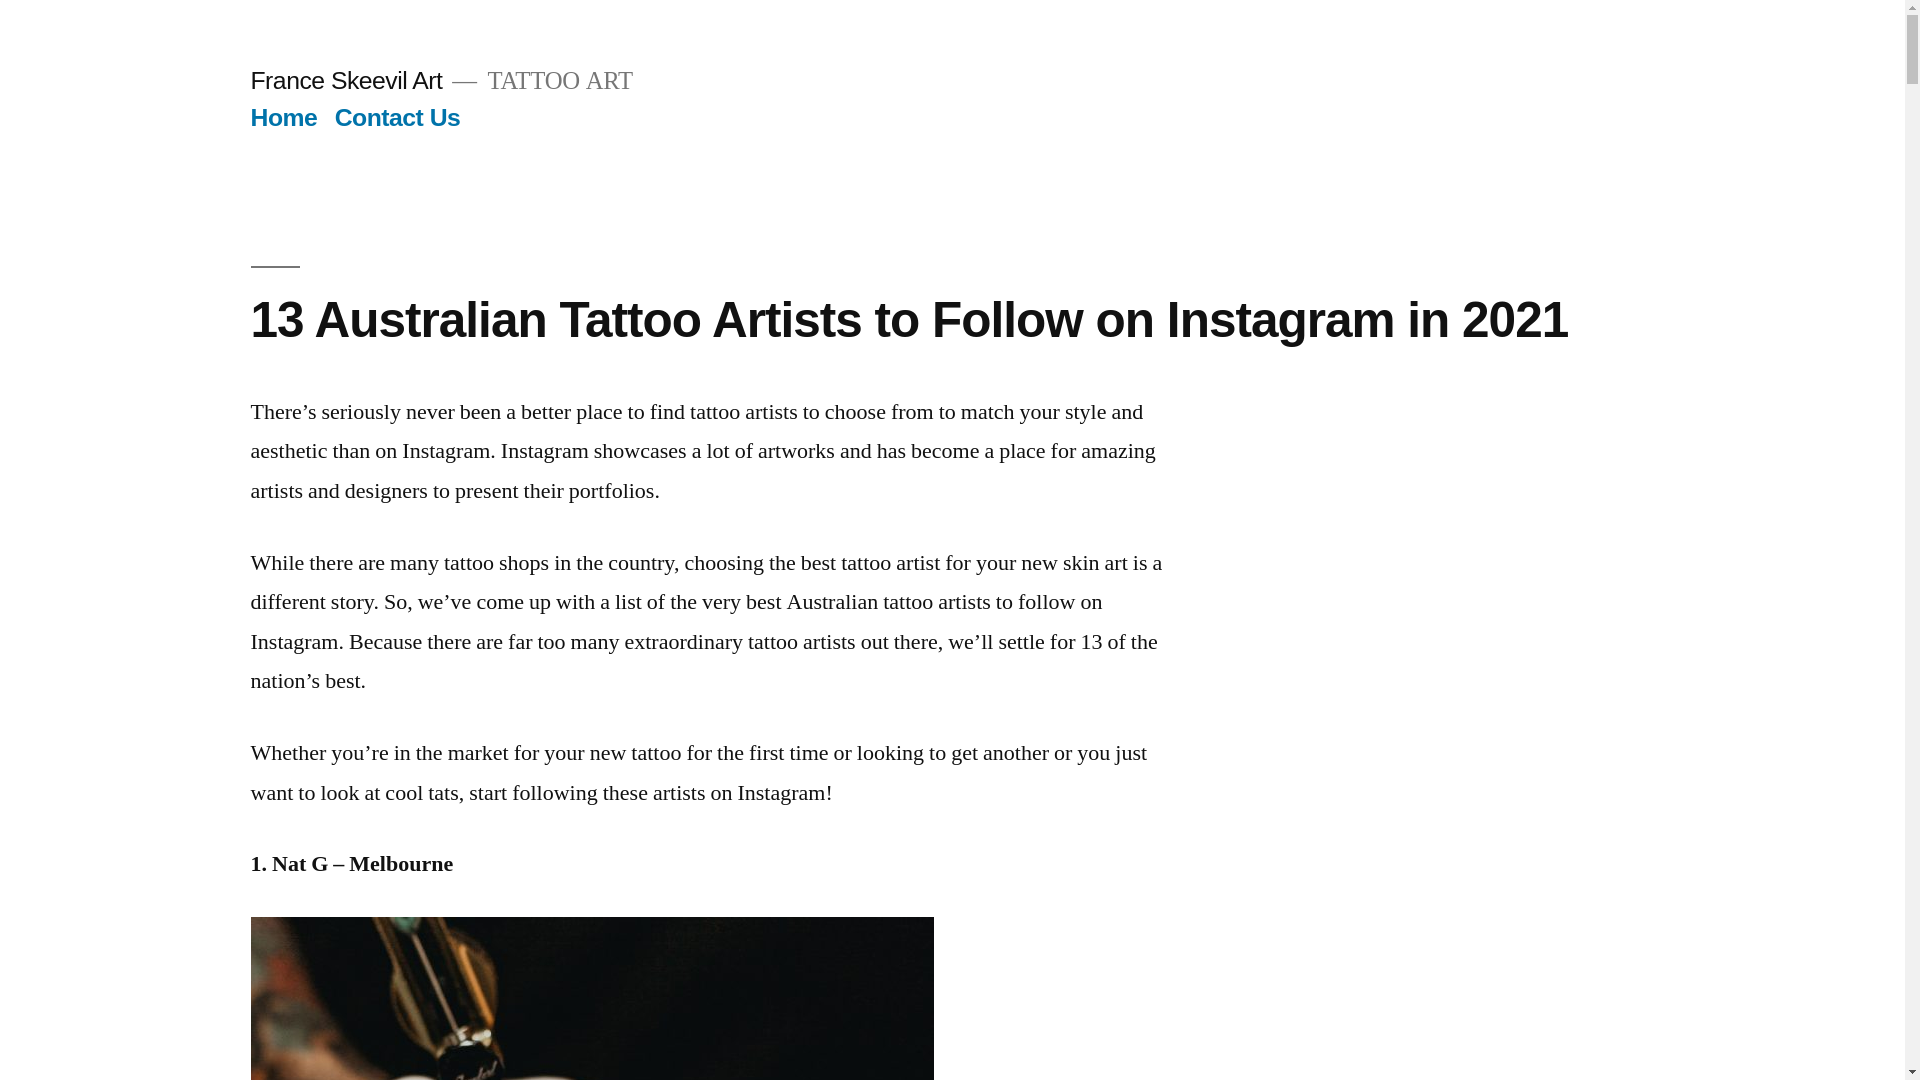  What do you see at coordinates (282, 117) in the screenshot?
I see `'Home'` at bounding box center [282, 117].